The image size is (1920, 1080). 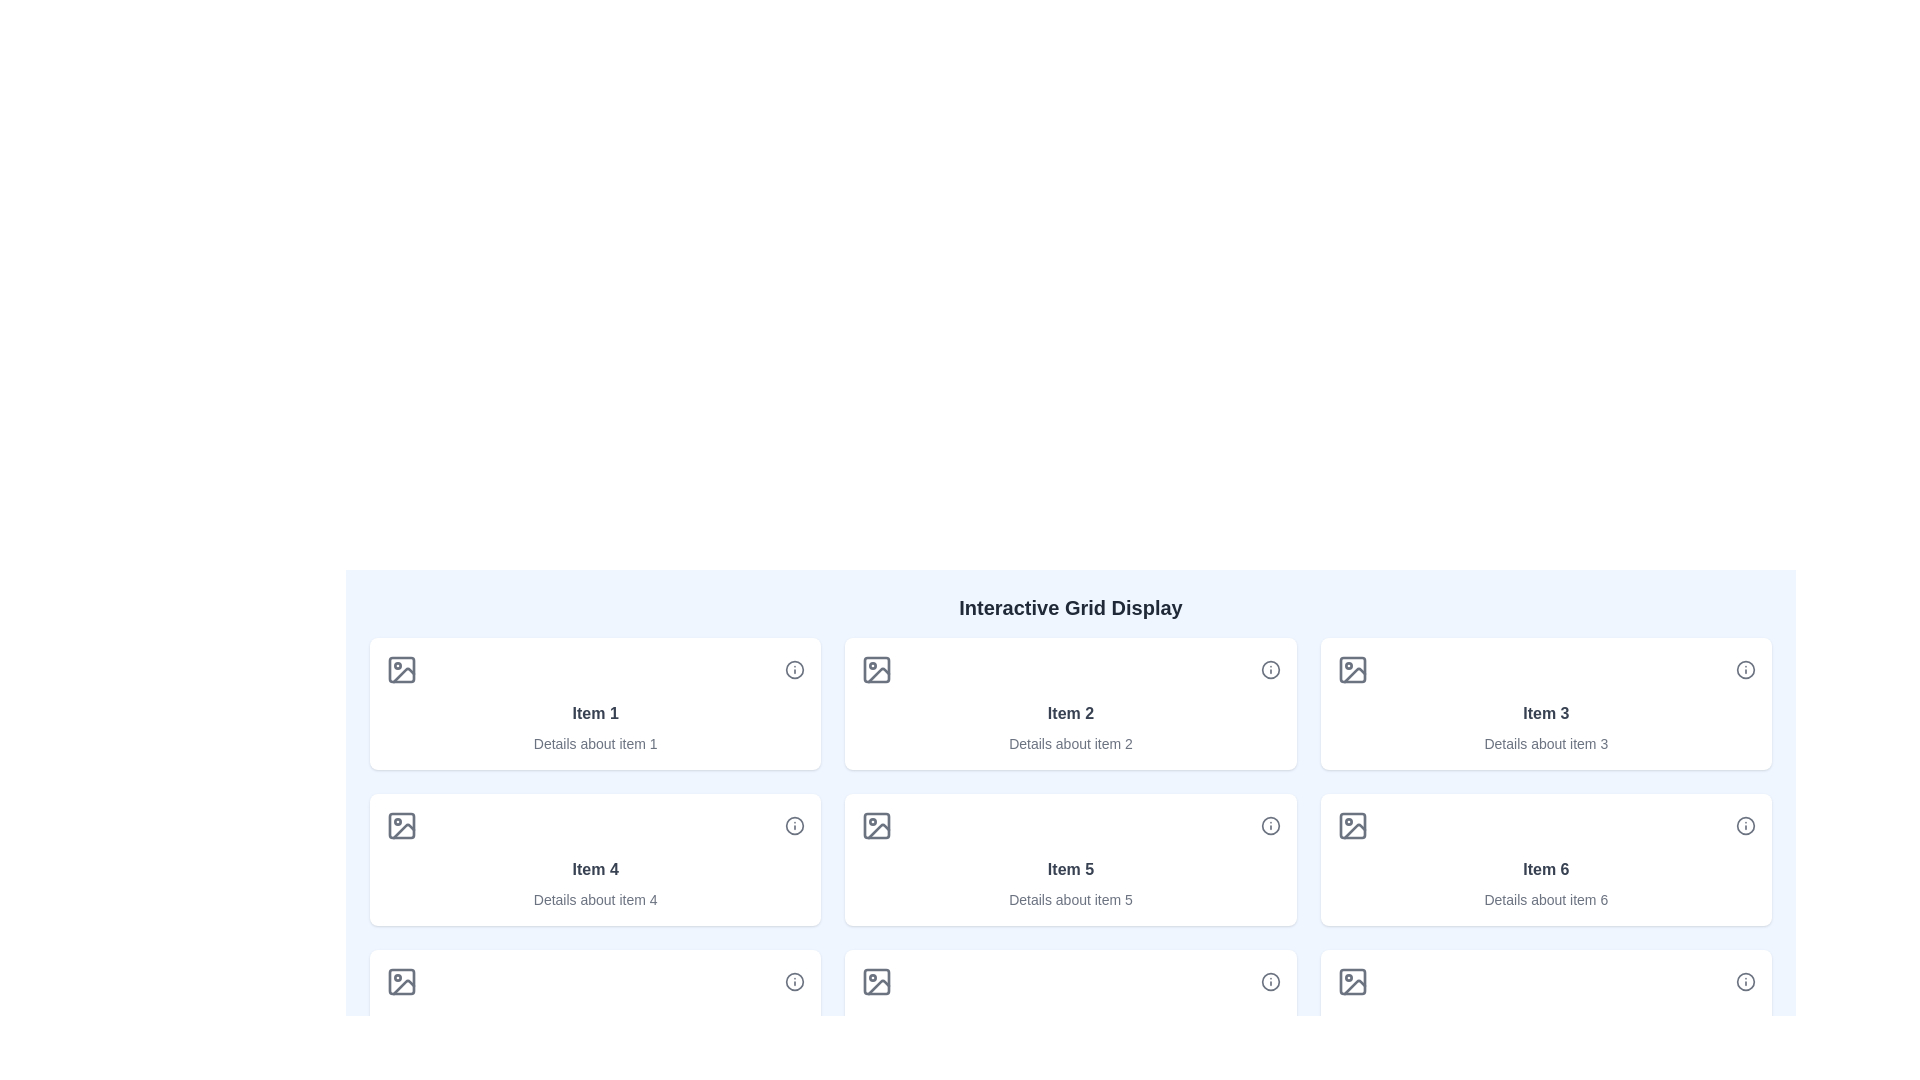 What do you see at coordinates (1545, 703) in the screenshot?
I see `the card displaying an item with a title and description located in the first row, third column of the grid layout` at bounding box center [1545, 703].